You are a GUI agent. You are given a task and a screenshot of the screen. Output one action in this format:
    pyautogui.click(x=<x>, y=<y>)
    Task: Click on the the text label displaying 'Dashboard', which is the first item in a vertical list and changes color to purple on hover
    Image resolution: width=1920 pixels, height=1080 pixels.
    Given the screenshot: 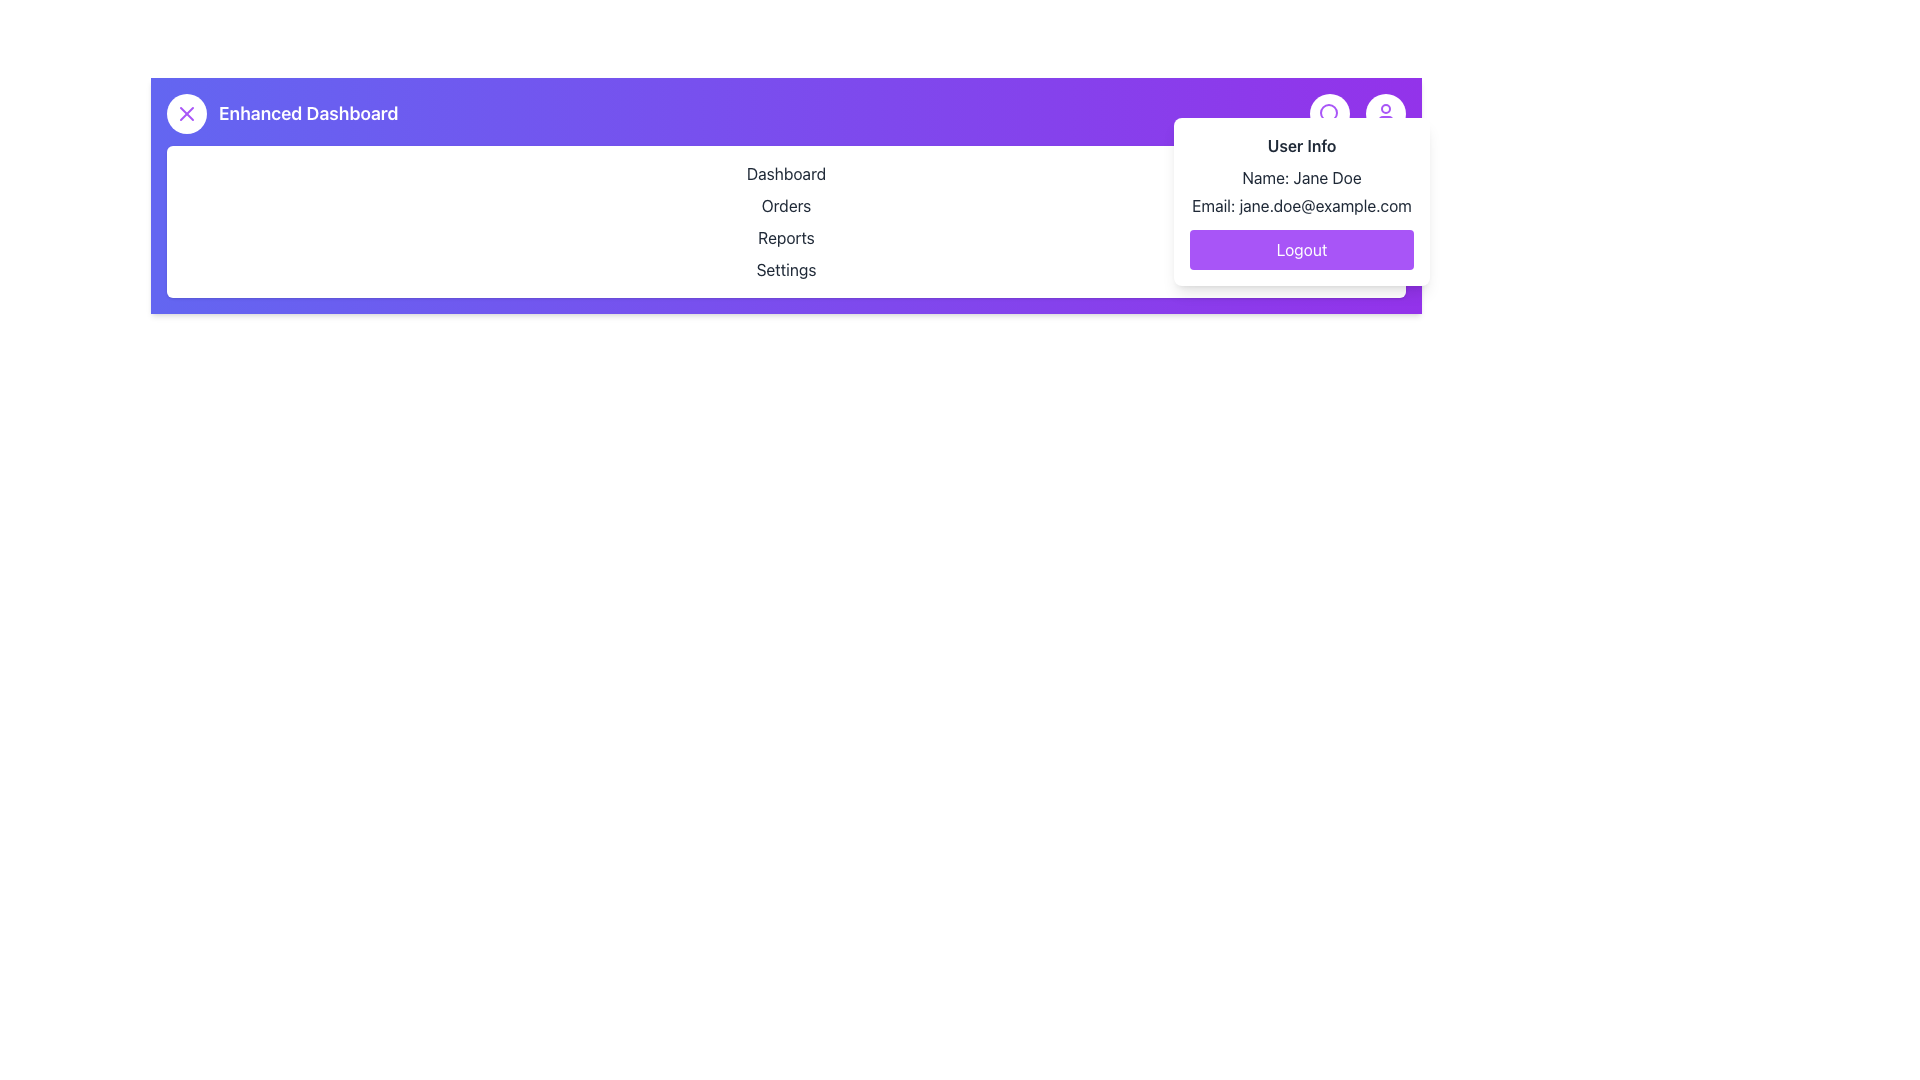 What is the action you would take?
    pyautogui.click(x=785, y=172)
    